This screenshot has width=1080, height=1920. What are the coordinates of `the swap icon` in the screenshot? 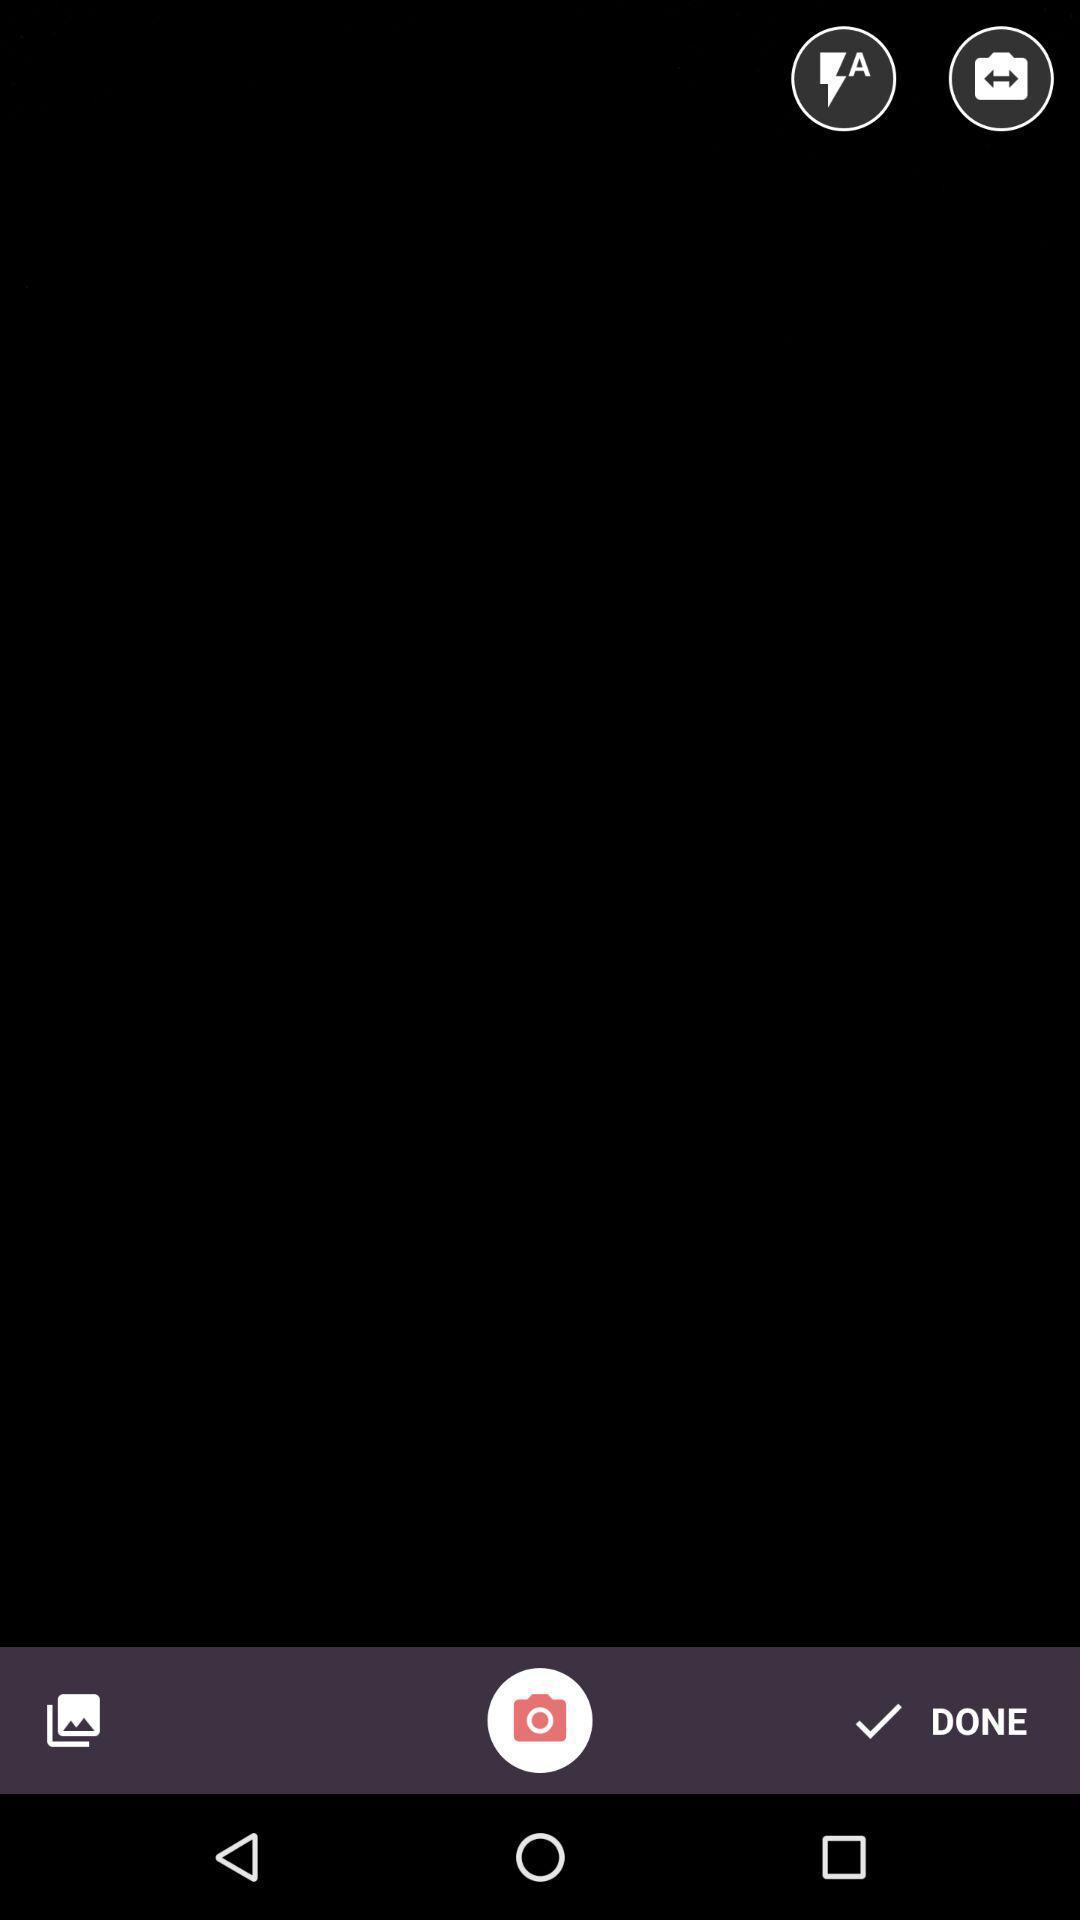 It's located at (1001, 78).